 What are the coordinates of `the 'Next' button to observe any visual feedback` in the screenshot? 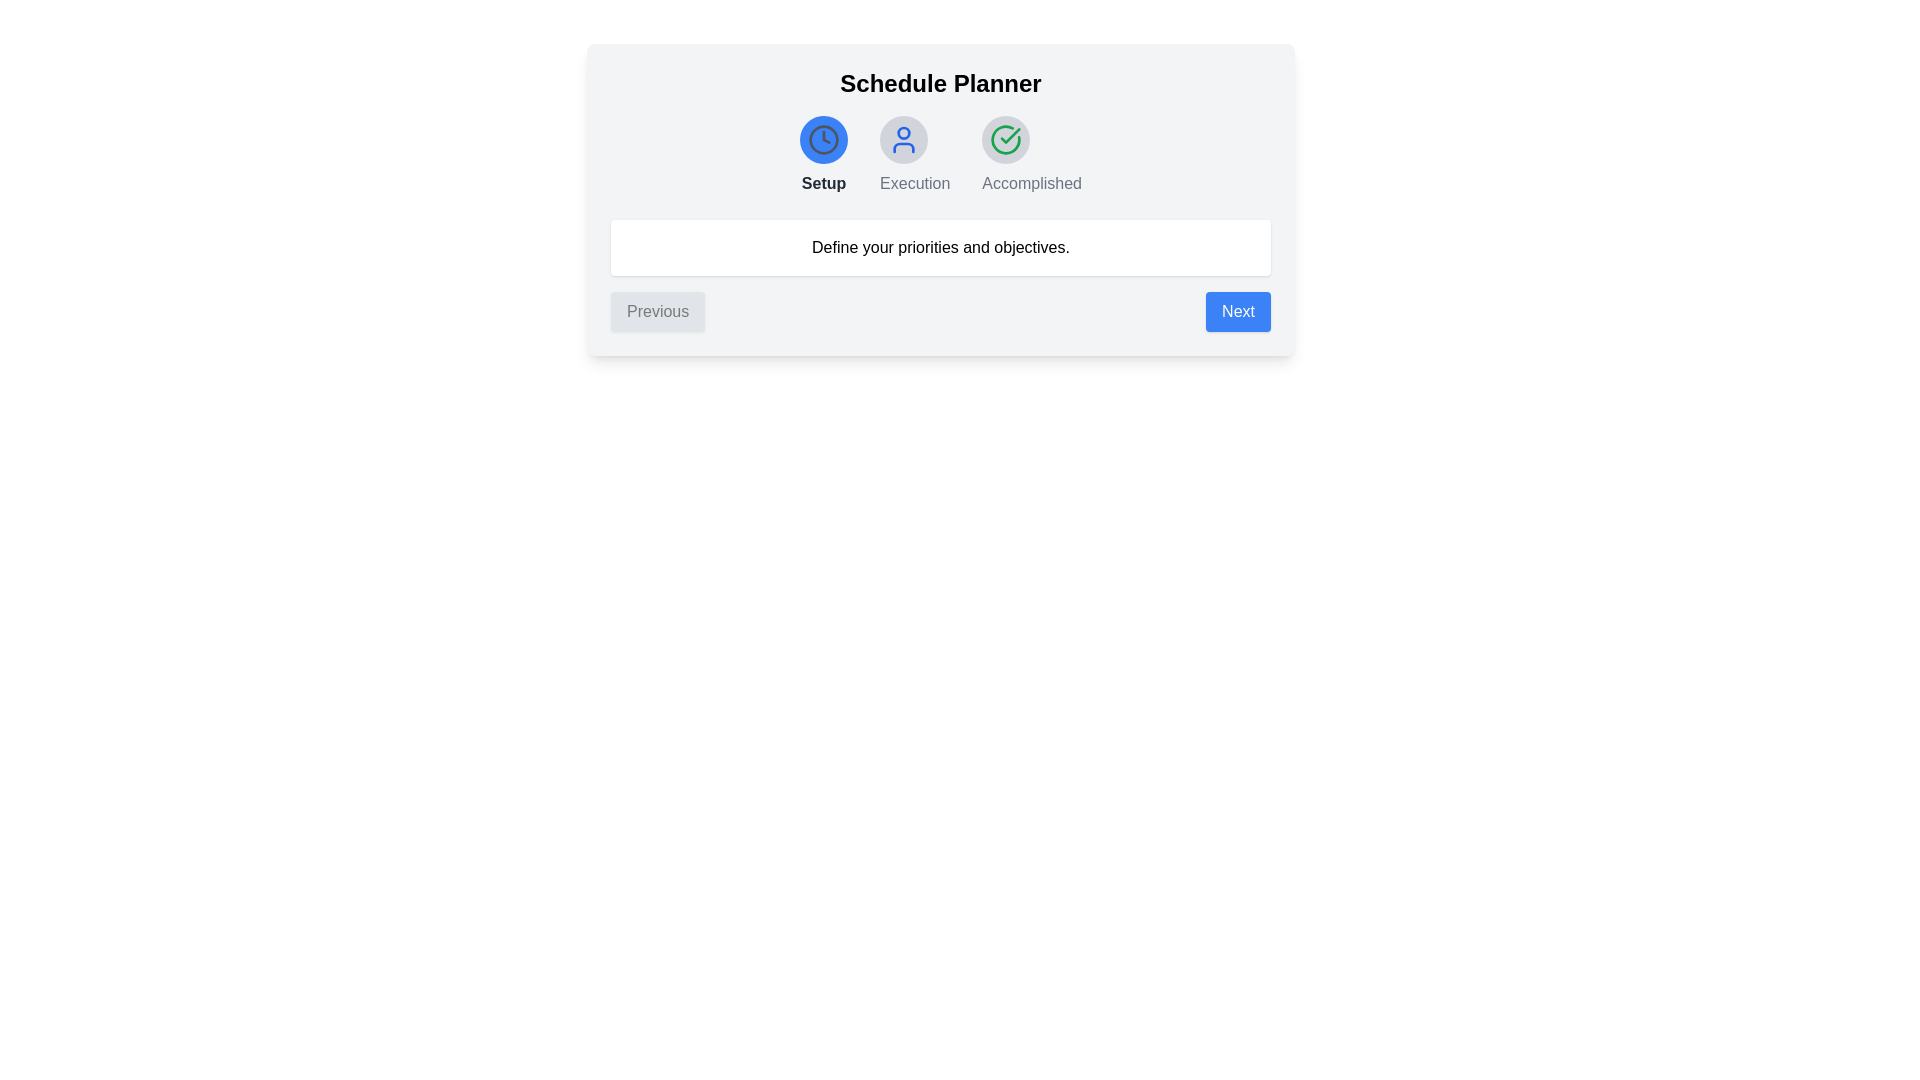 It's located at (1237, 312).